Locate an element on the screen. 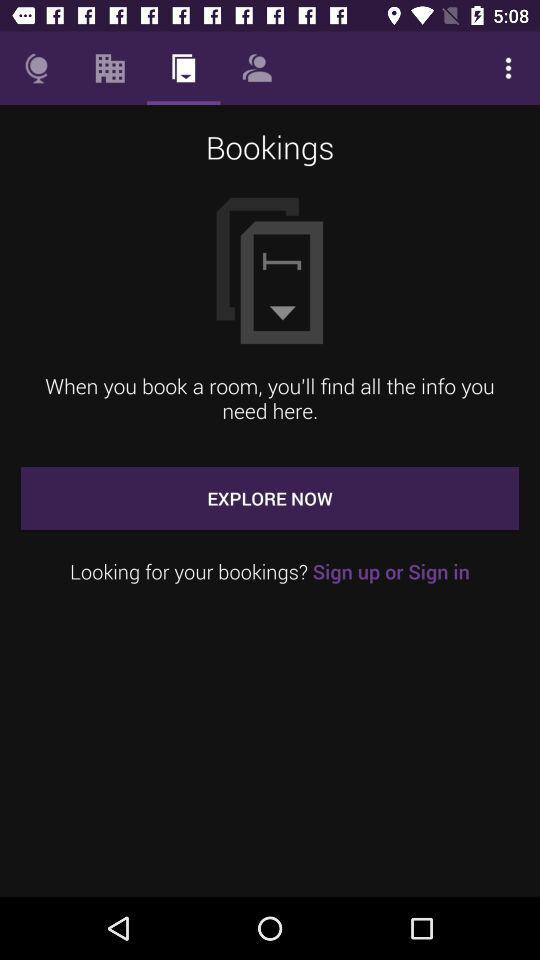 The height and width of the screenshot is (960, 540). the icon at the top right corner is located at coordinates (508, 68).